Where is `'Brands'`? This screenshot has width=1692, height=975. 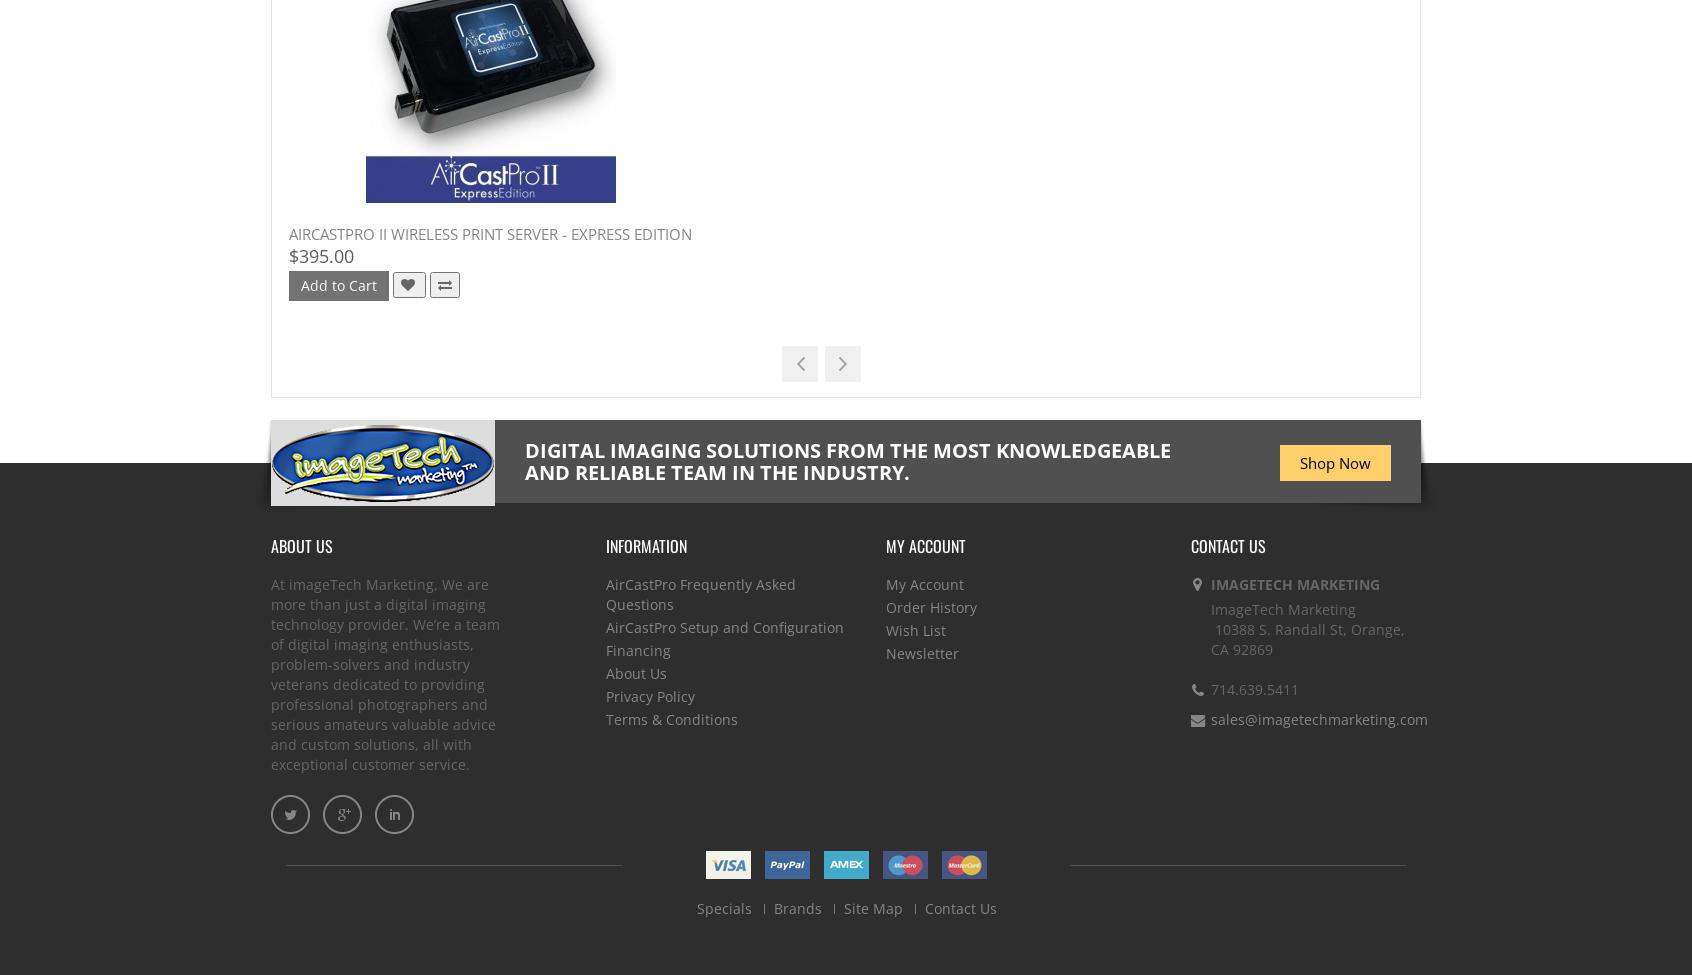 'Brands' is located at coordinates (797, 907).